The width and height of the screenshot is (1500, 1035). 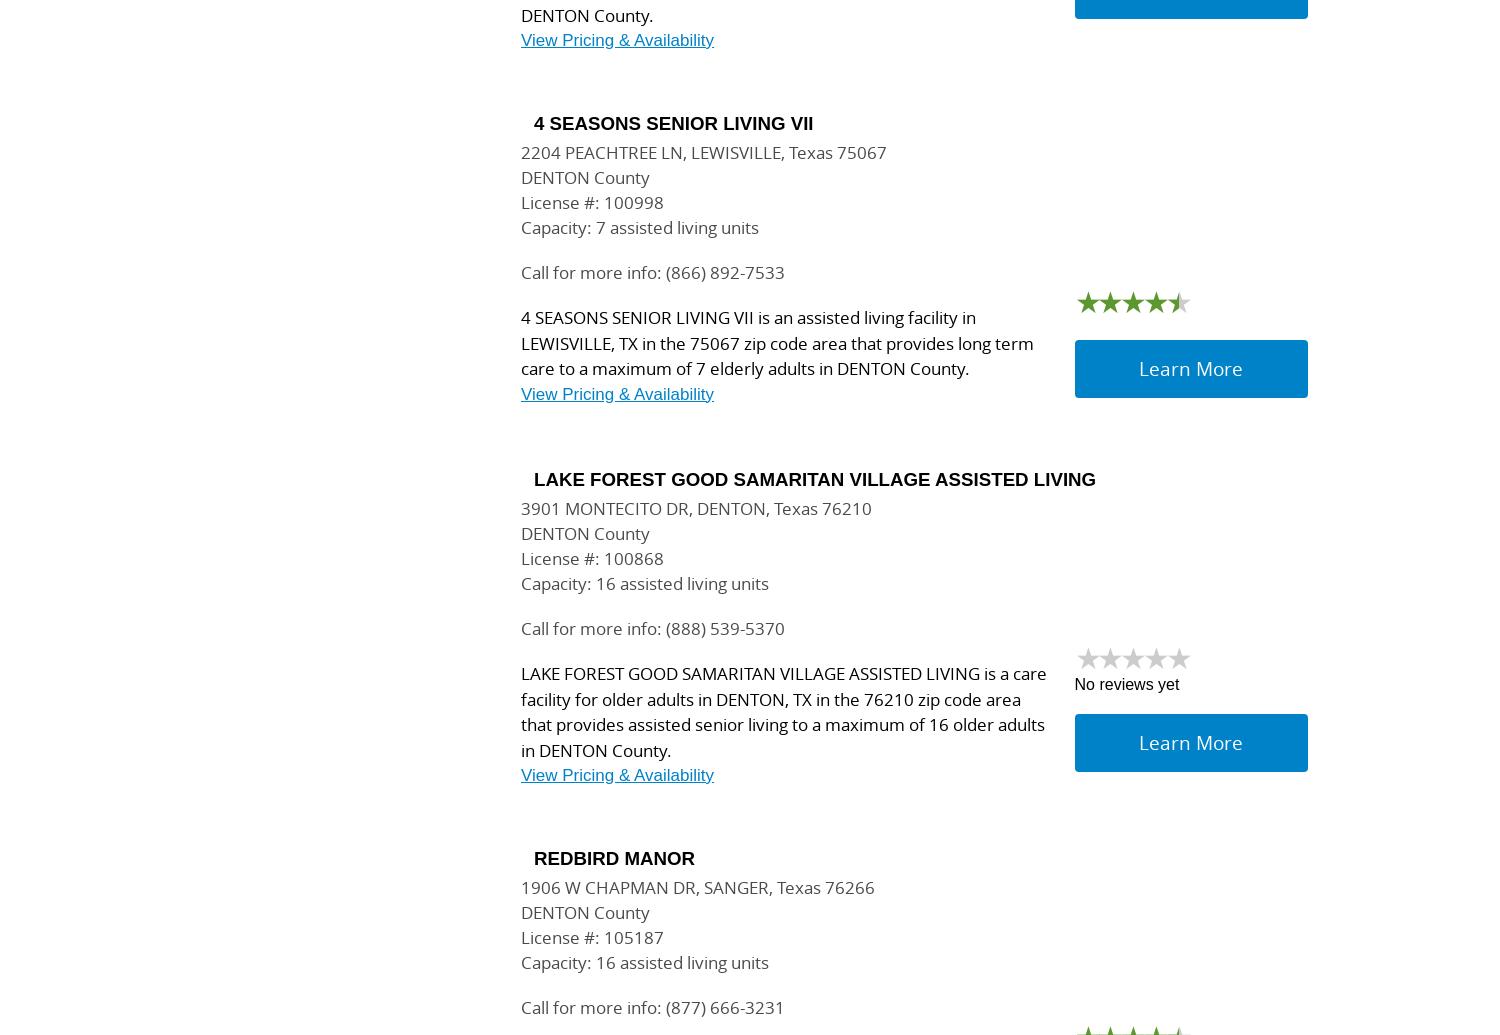 What do you see at coordinates (696, 886) in the screenshot?
I see `'1906 W CHAPMAN DR, SANGER, Texas 76266'` at bounding box center [696, 886].